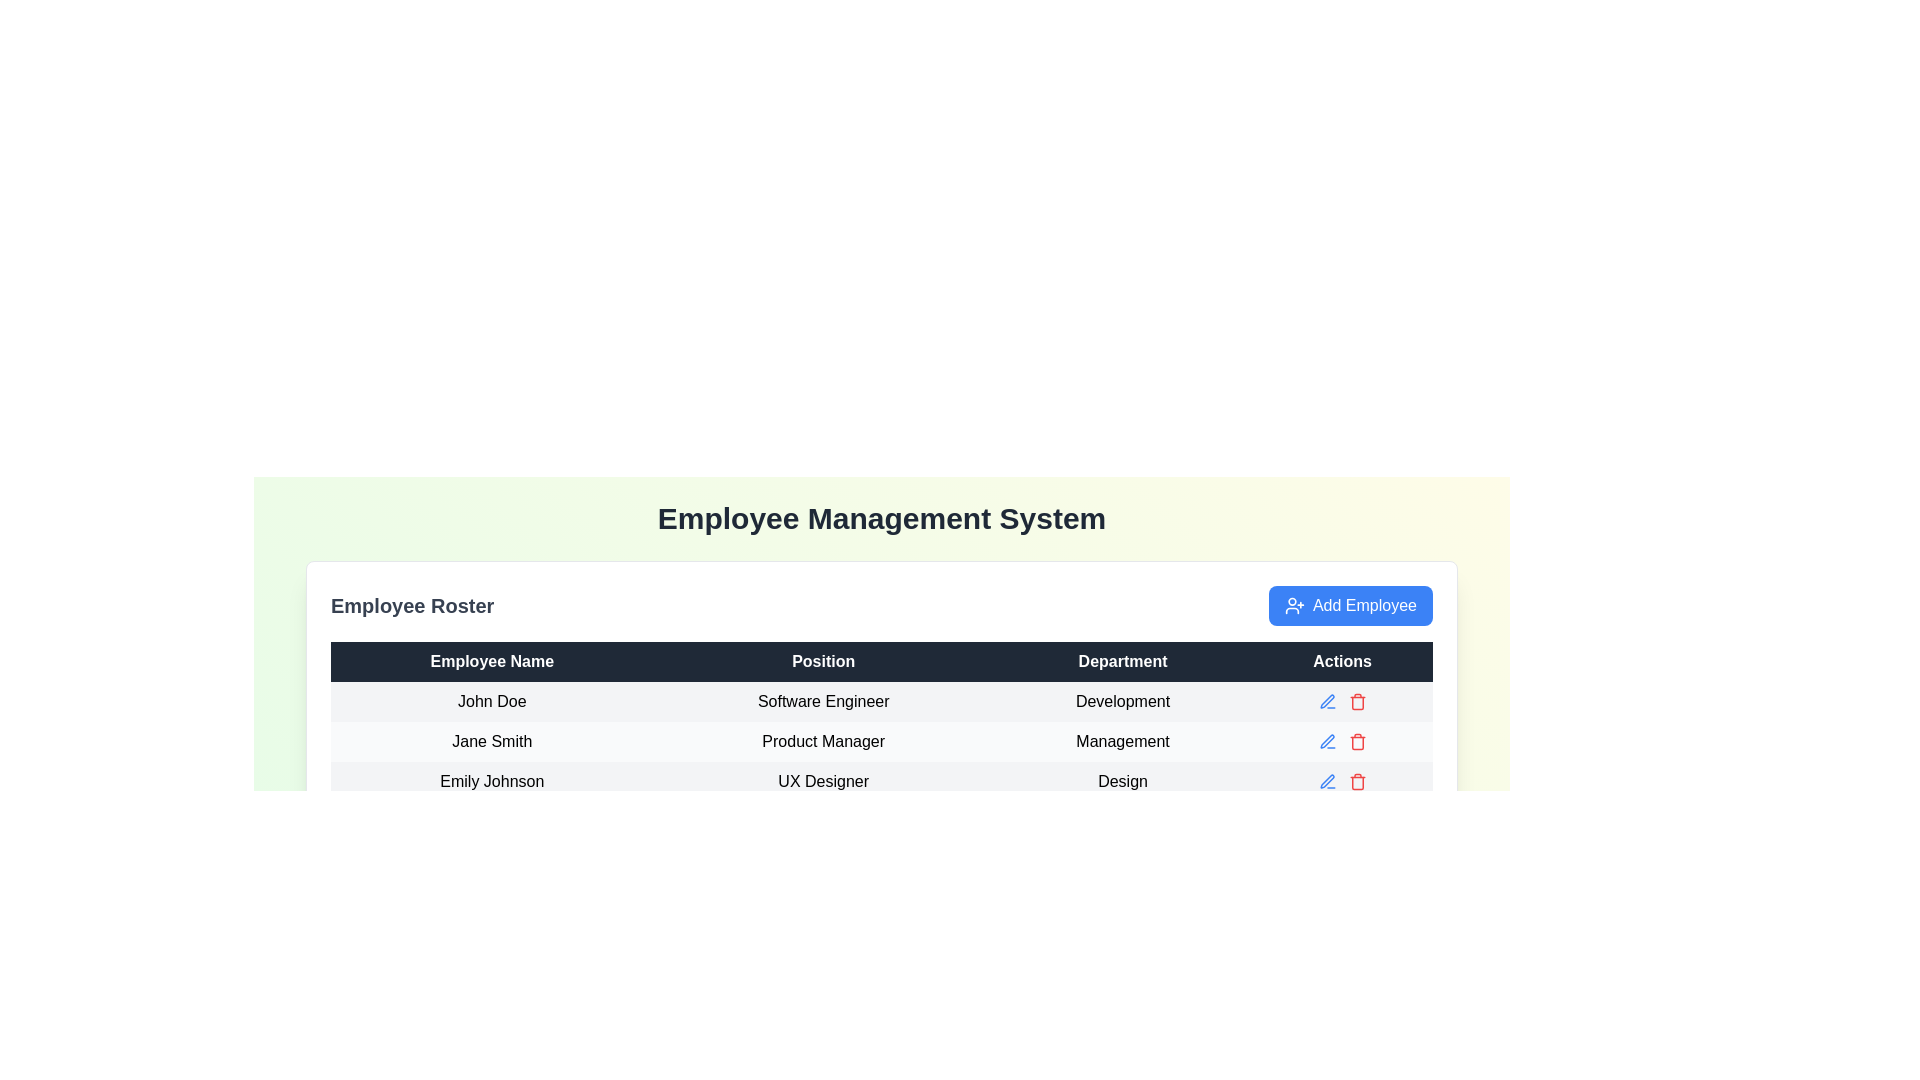 Image resolution: width=1920 pixels, height=1080 pixels. What do you see at coordinates (1342, 701) in the screenshot?
I see `the delete icon in the action group for the 'John Doe' entry located in the first row of the table under the 'Actions' header` at bounding box center [1342, 701].